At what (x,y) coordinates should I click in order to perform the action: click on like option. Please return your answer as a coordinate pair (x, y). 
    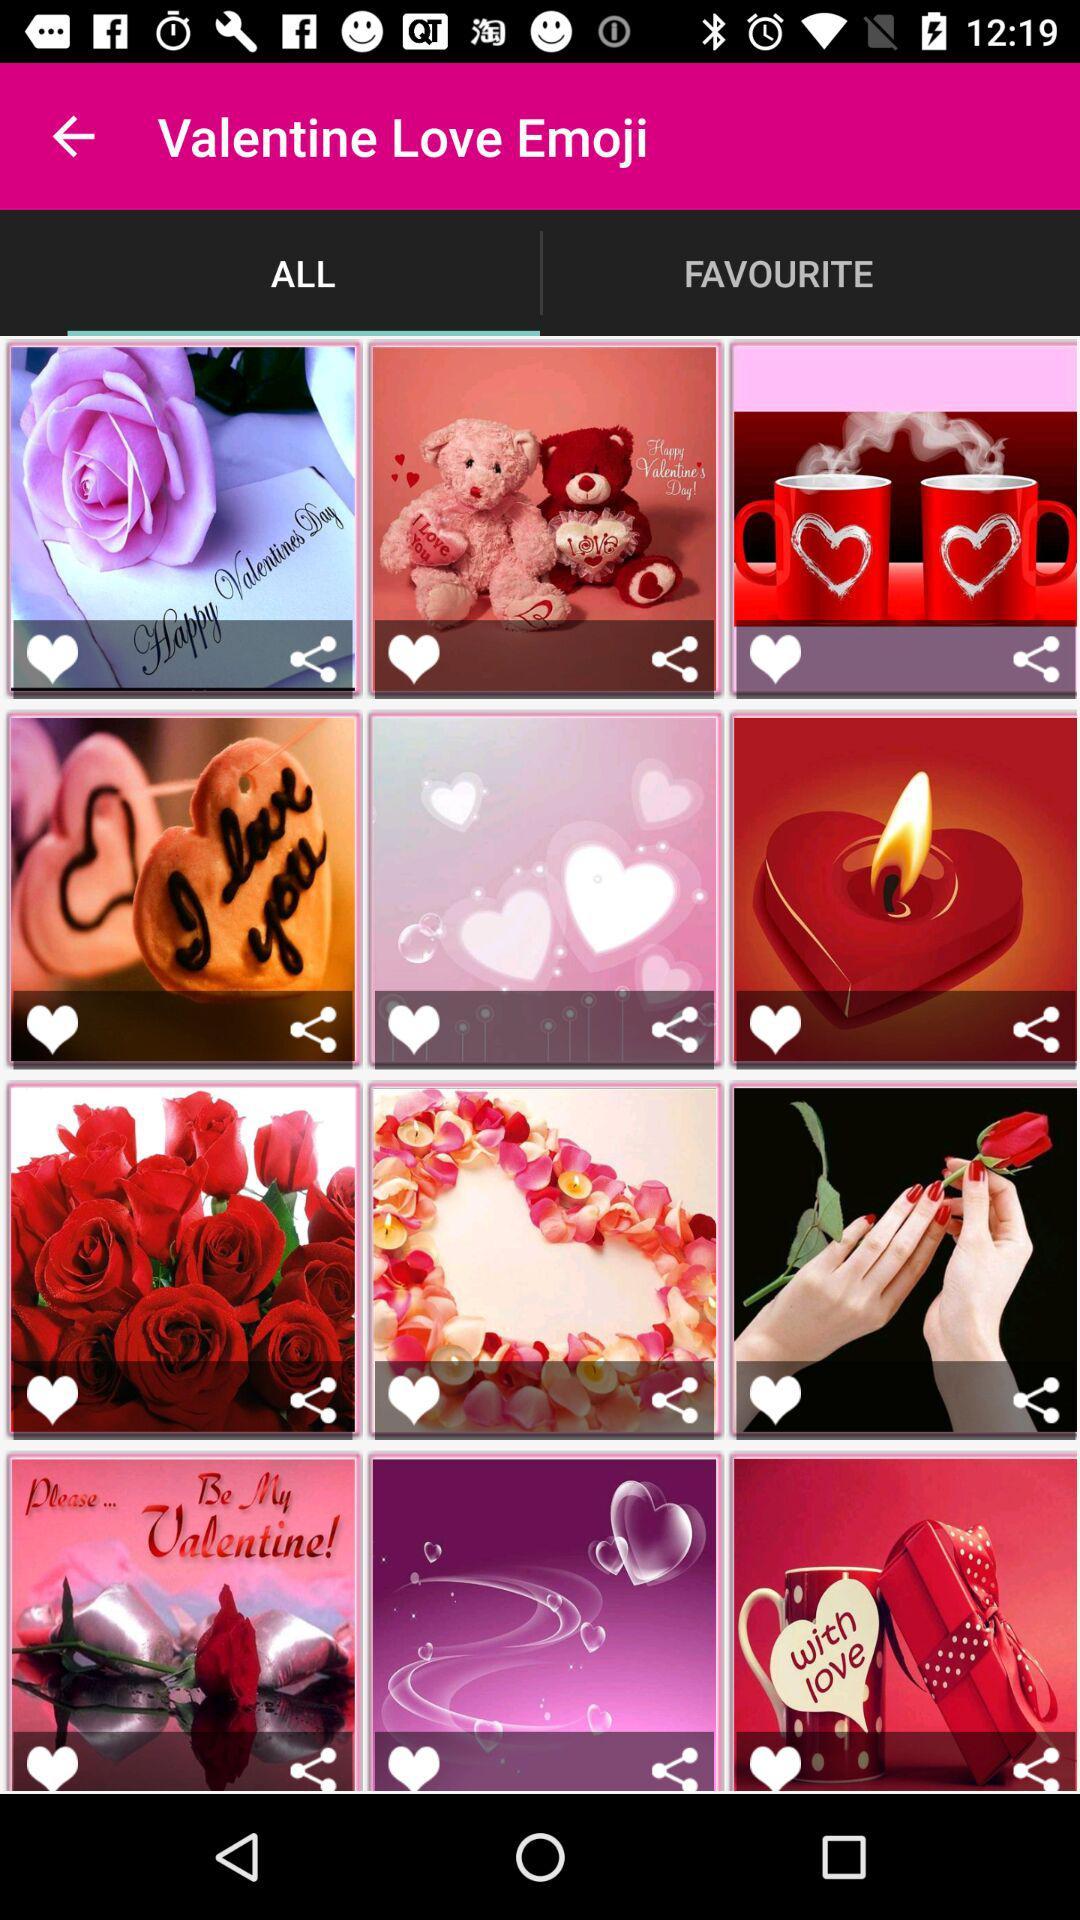
    Looking at the image, I should click on (774, 659).